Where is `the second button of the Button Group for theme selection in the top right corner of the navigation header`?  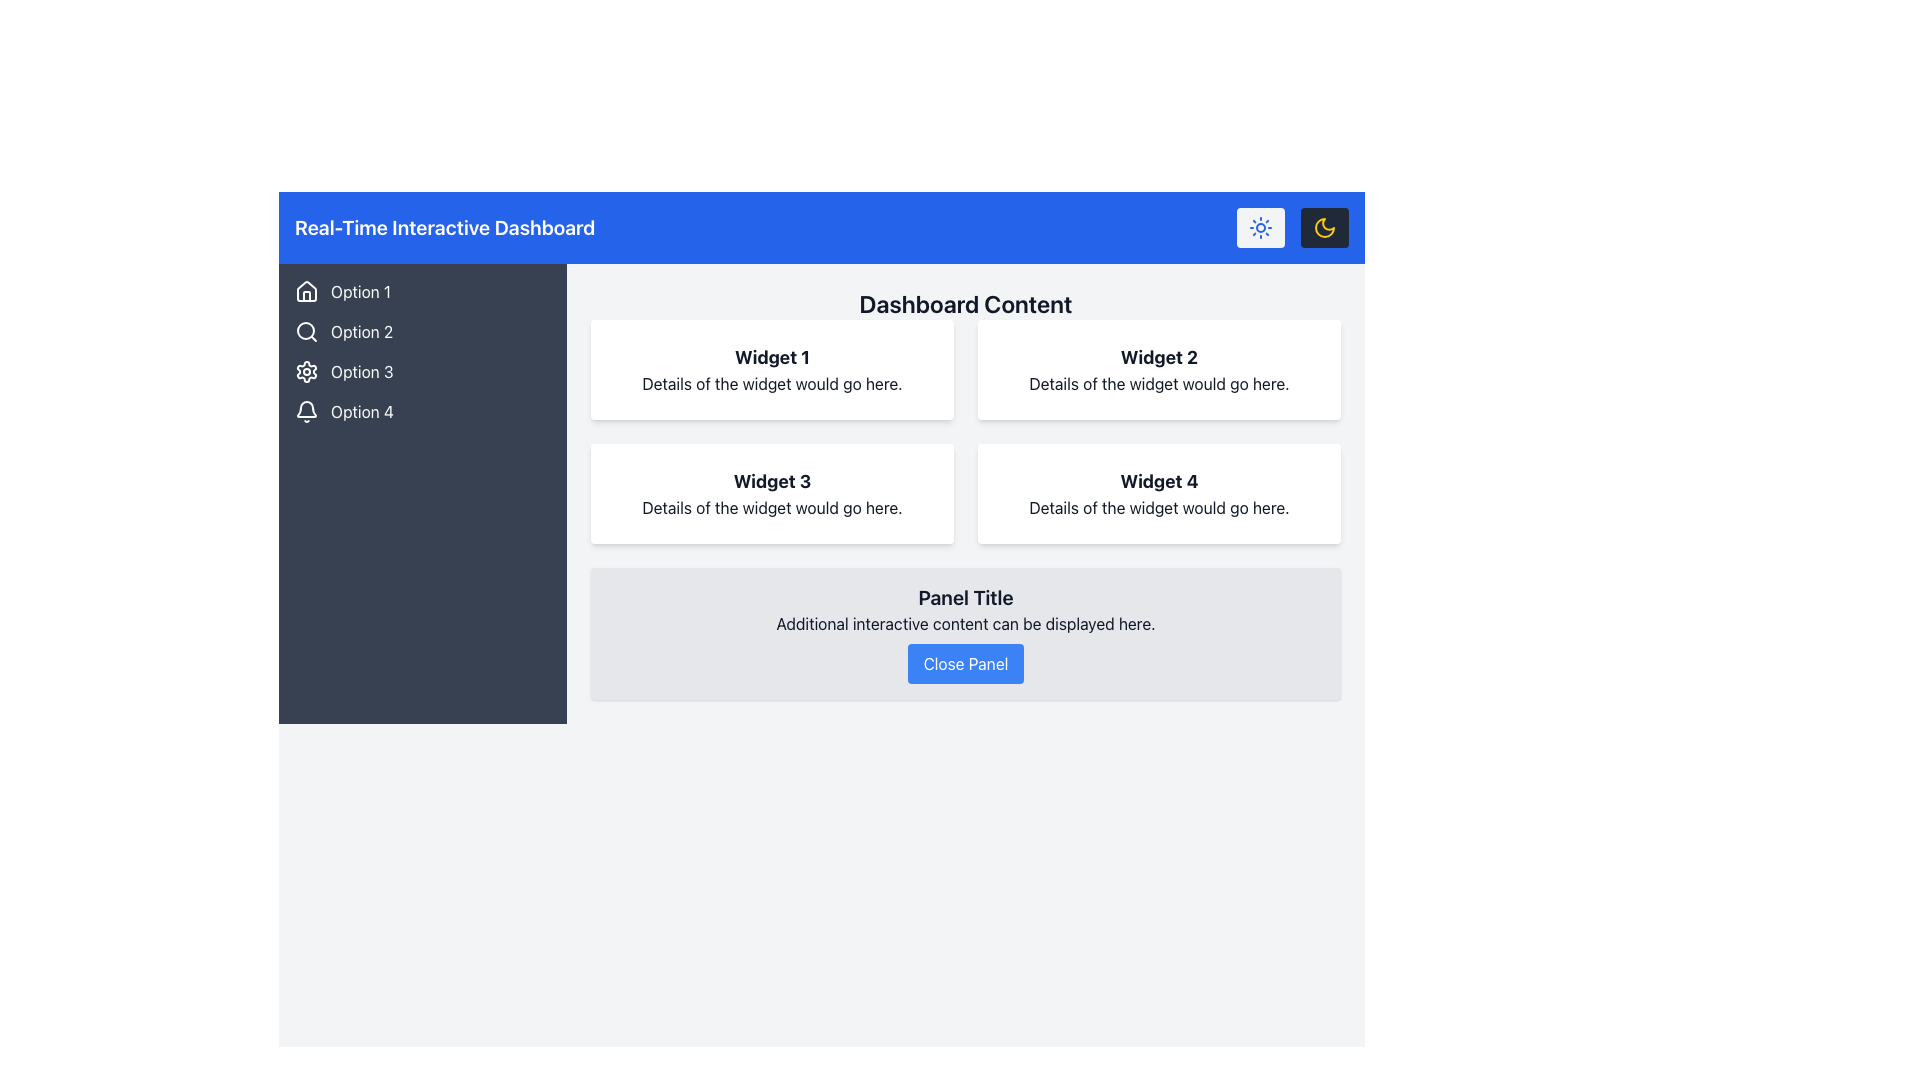 the second button of the Button Group for theme selection in the top right corner of the navigation header is located at coordinates (1292, 226).